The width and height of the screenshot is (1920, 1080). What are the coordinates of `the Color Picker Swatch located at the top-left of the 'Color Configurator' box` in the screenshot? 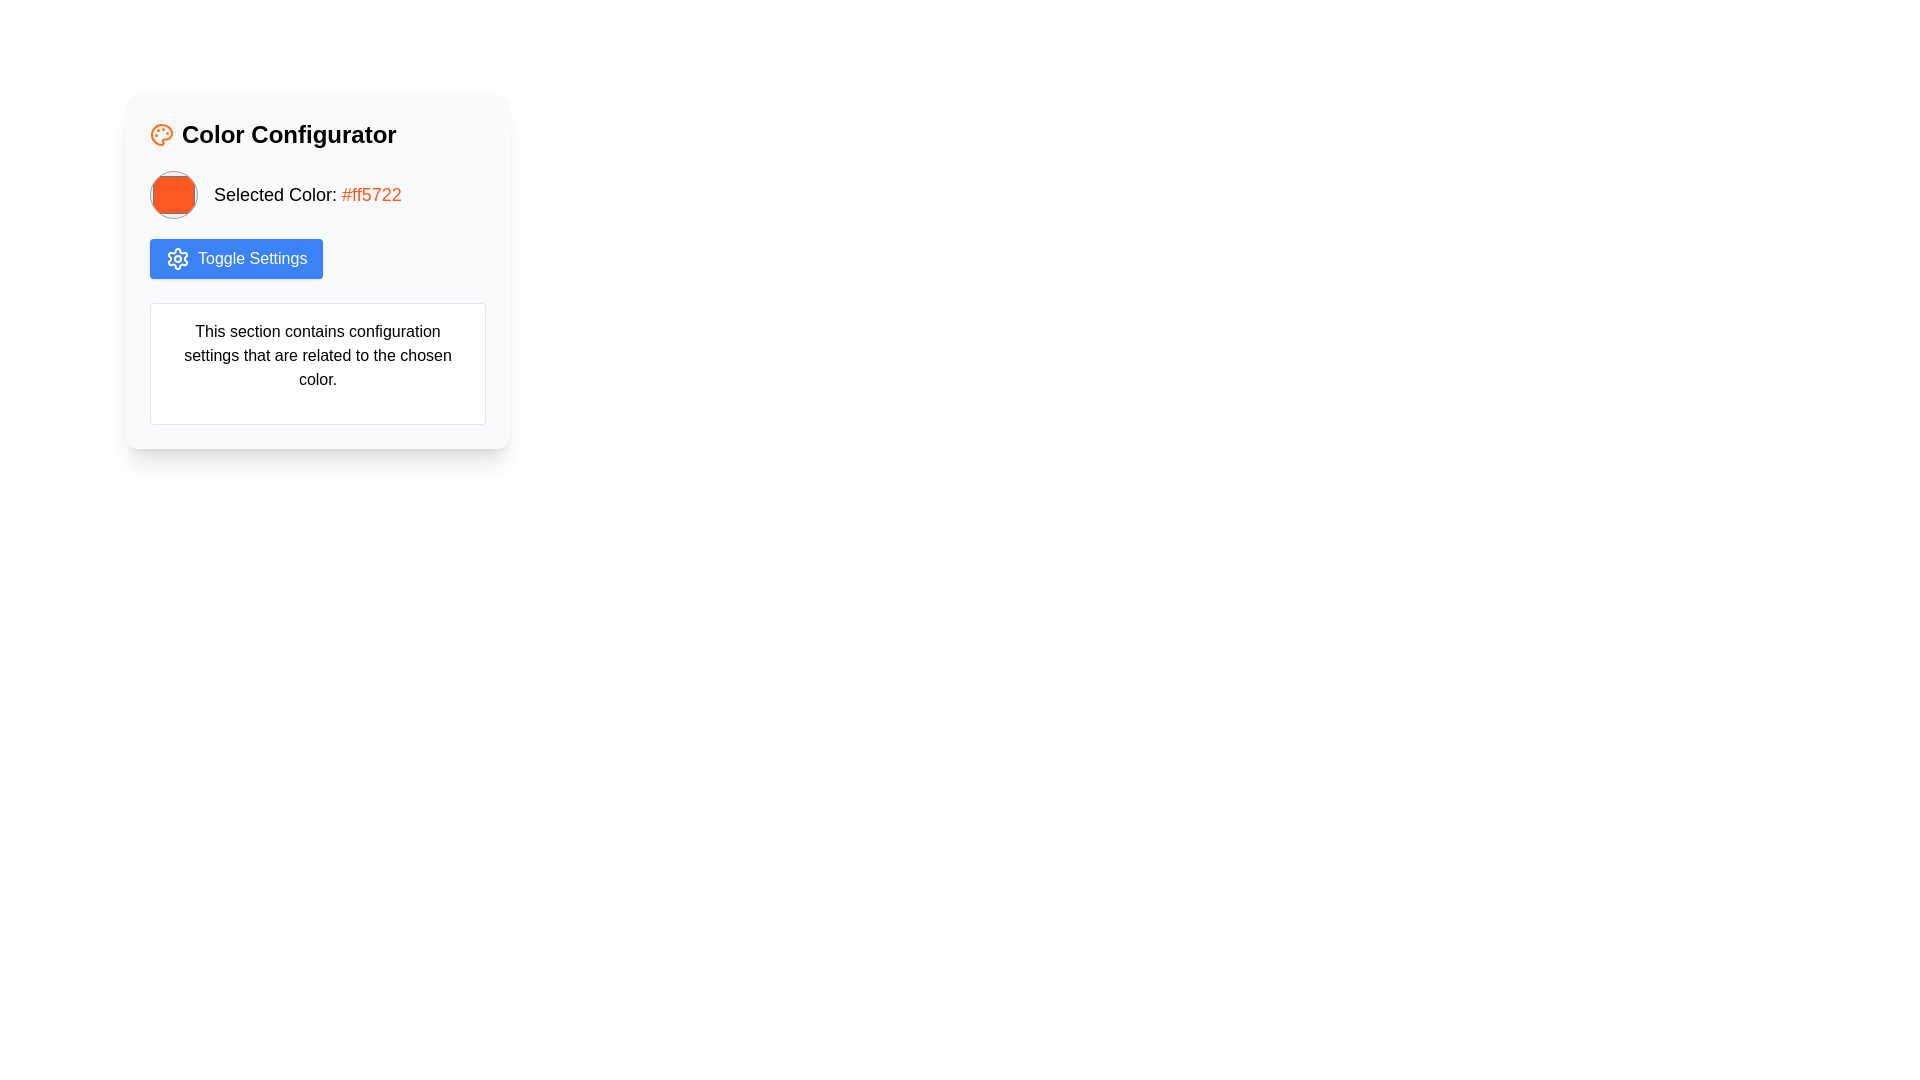 It's located at (173, 195).